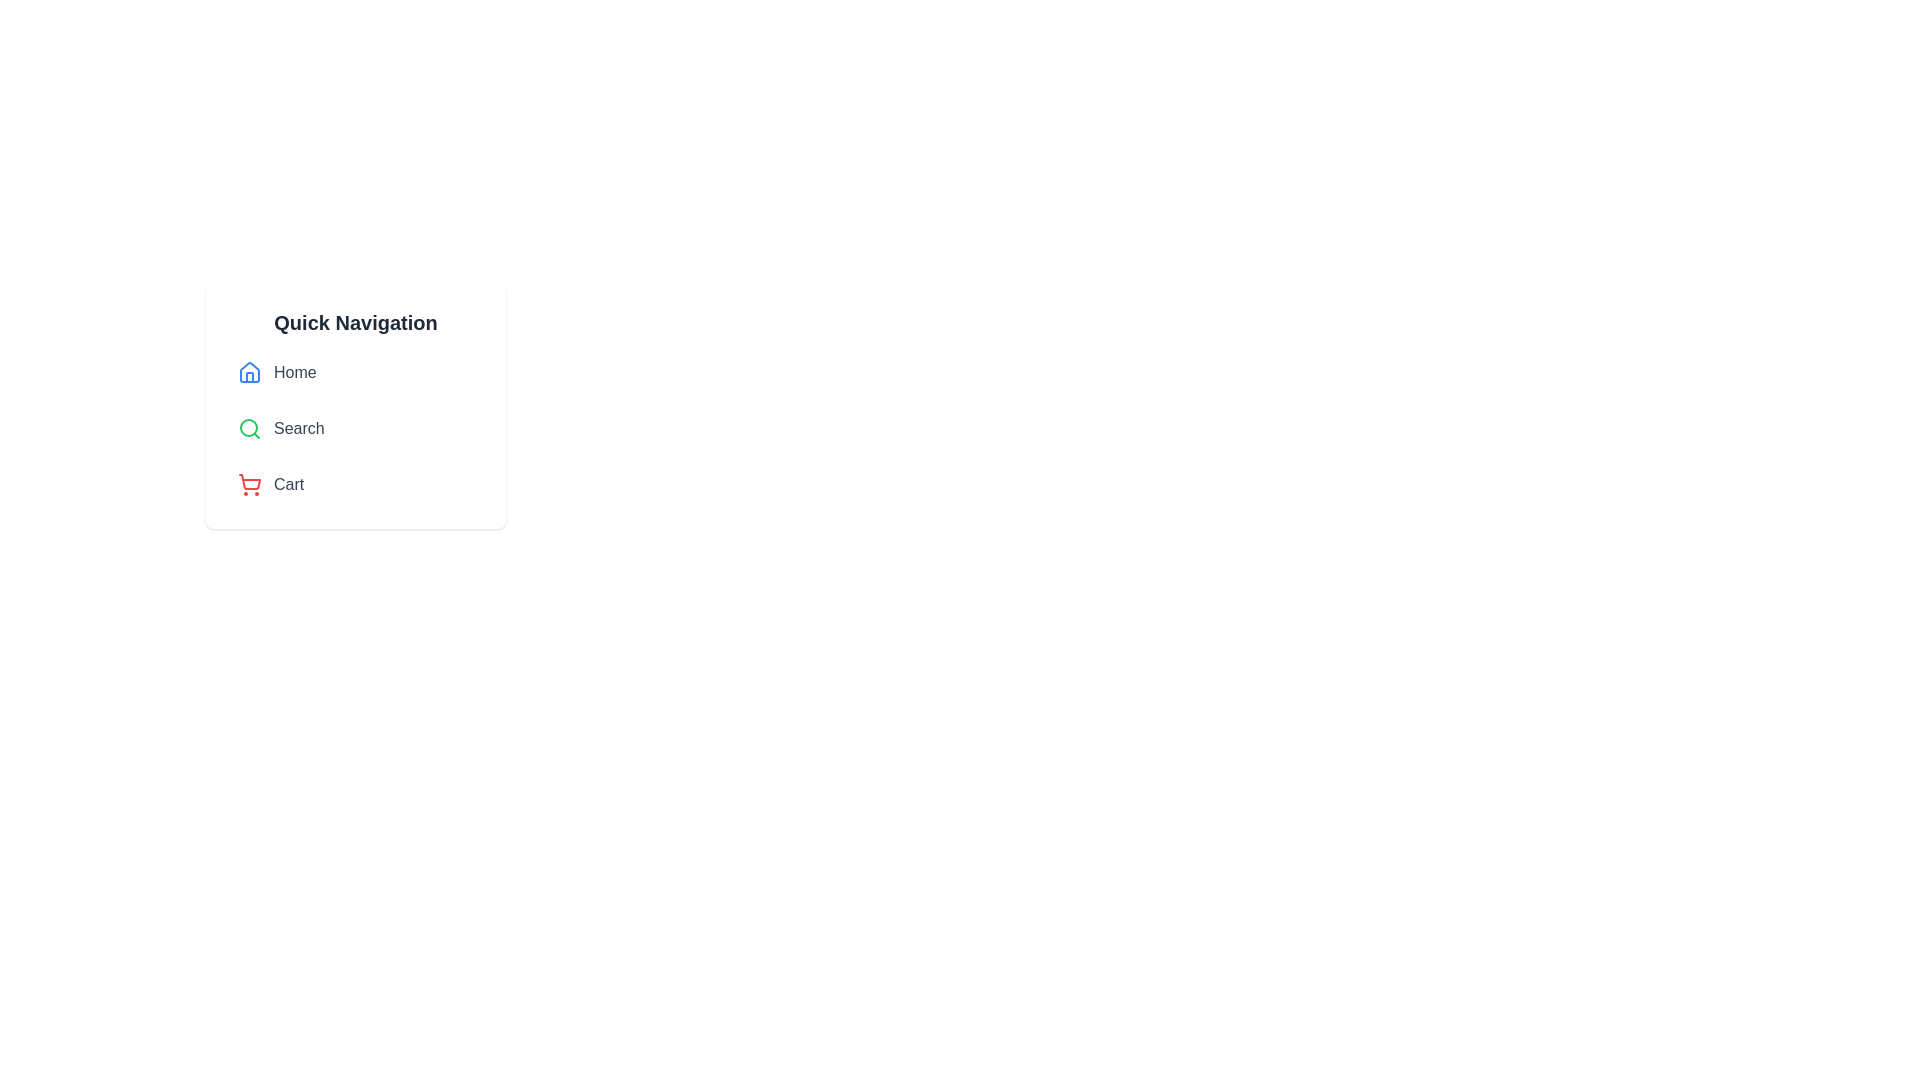 The image size is (1920, 1080). What do you see at coordinates (248, 377) in the screenshot?
I see `the interior segment of the blue house icon within the 'Quick Navigation' section, which is positioned to the left of the 'Home' text label` at bounding box center [248, 377].